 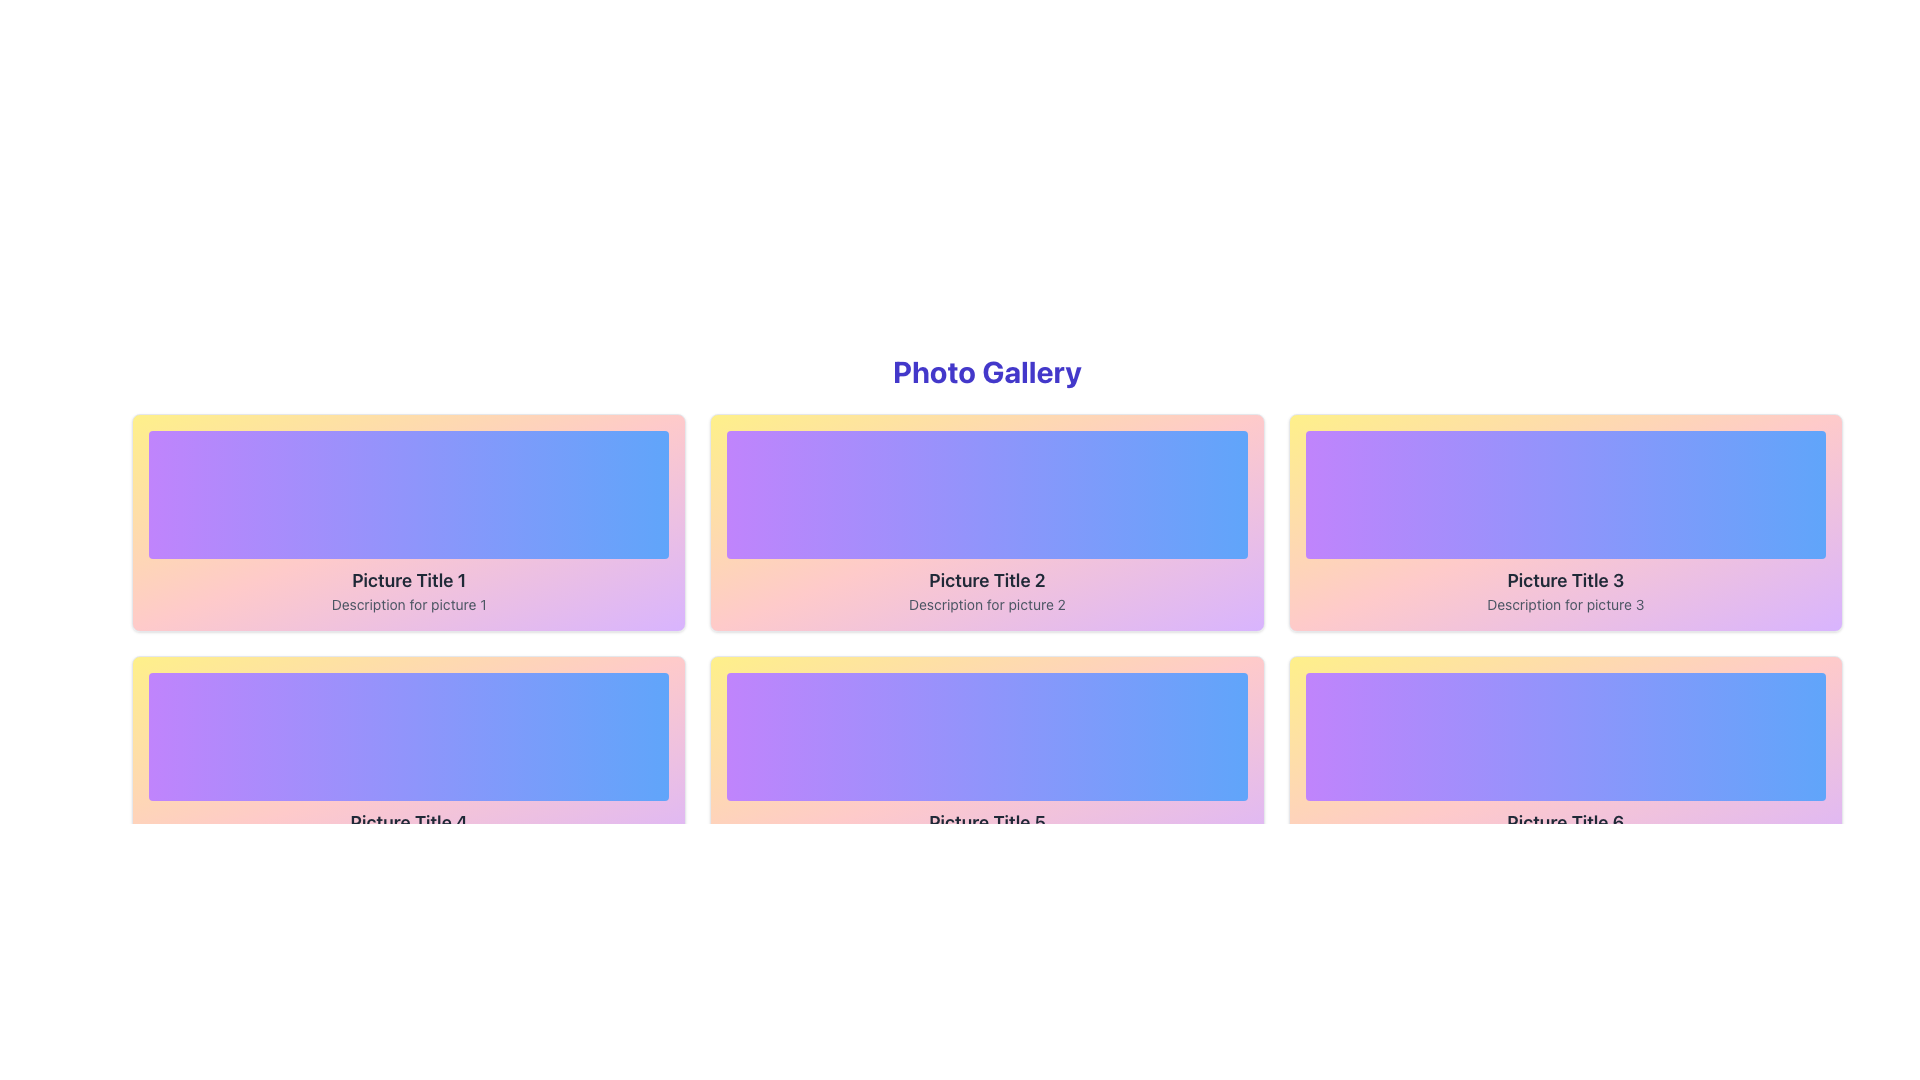 I want to click on the Decorative Box located in the bottom-right corner of the 2x3 grid structure, which serves as a visual banner above 'Picture Title 6' and 'Description for picture 6', so click(x=1564, y=736).